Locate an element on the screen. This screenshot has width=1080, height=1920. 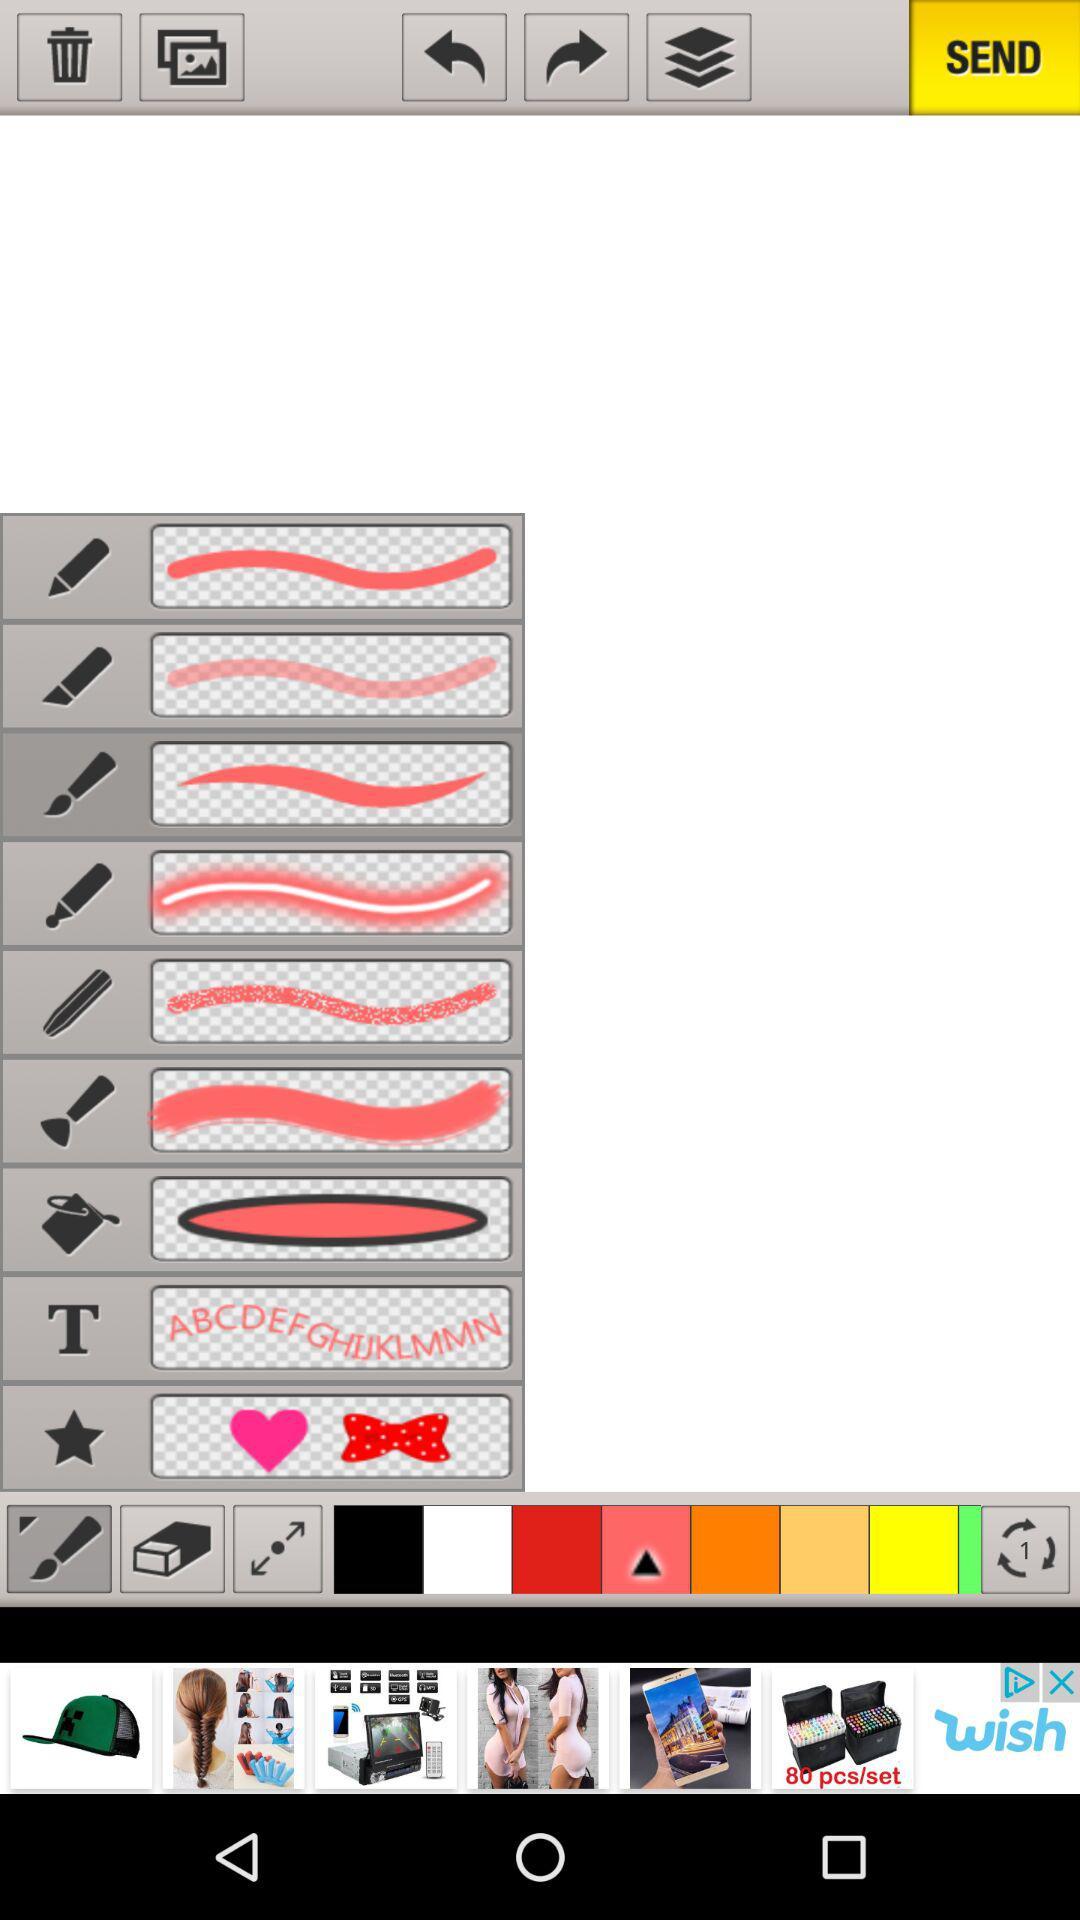
forward is located at coordinates (576, 57).